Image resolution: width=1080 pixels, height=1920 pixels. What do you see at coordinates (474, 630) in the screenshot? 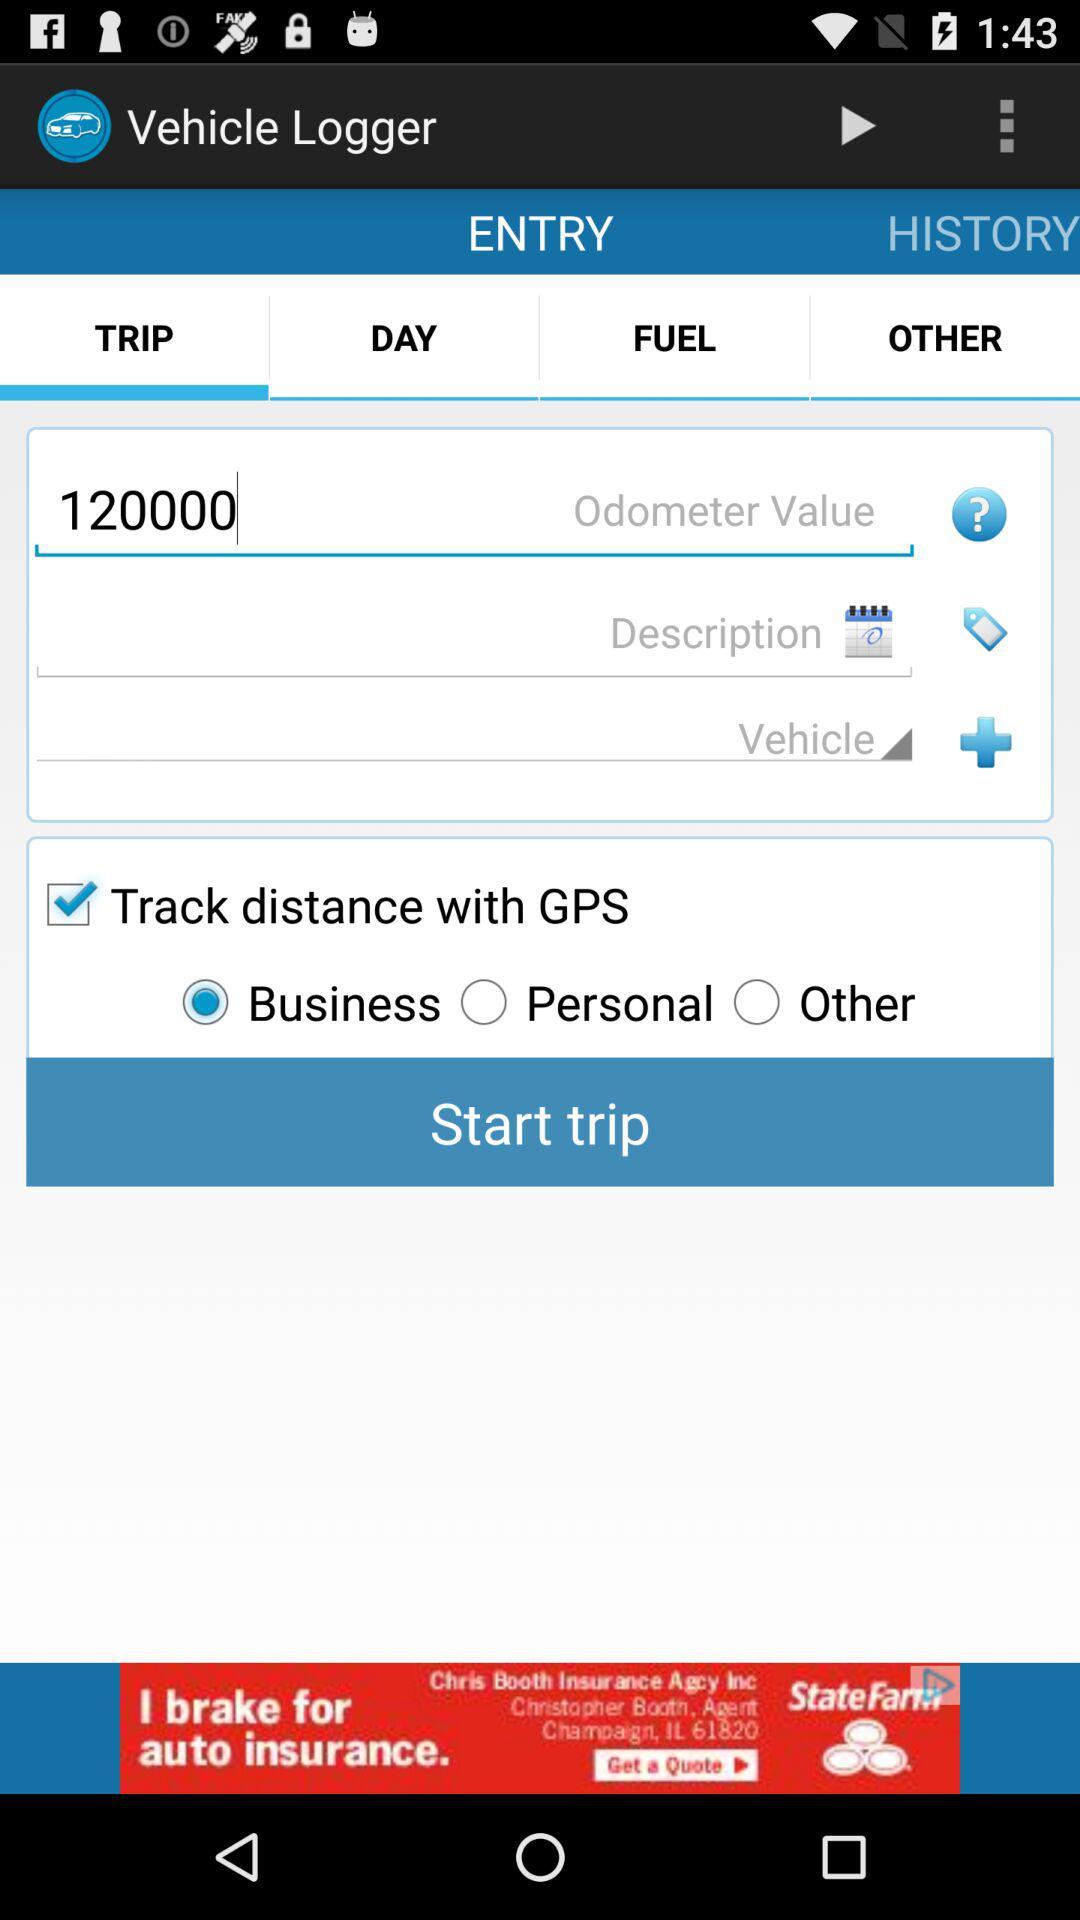
I see `description` at bounding box center [474, 630].